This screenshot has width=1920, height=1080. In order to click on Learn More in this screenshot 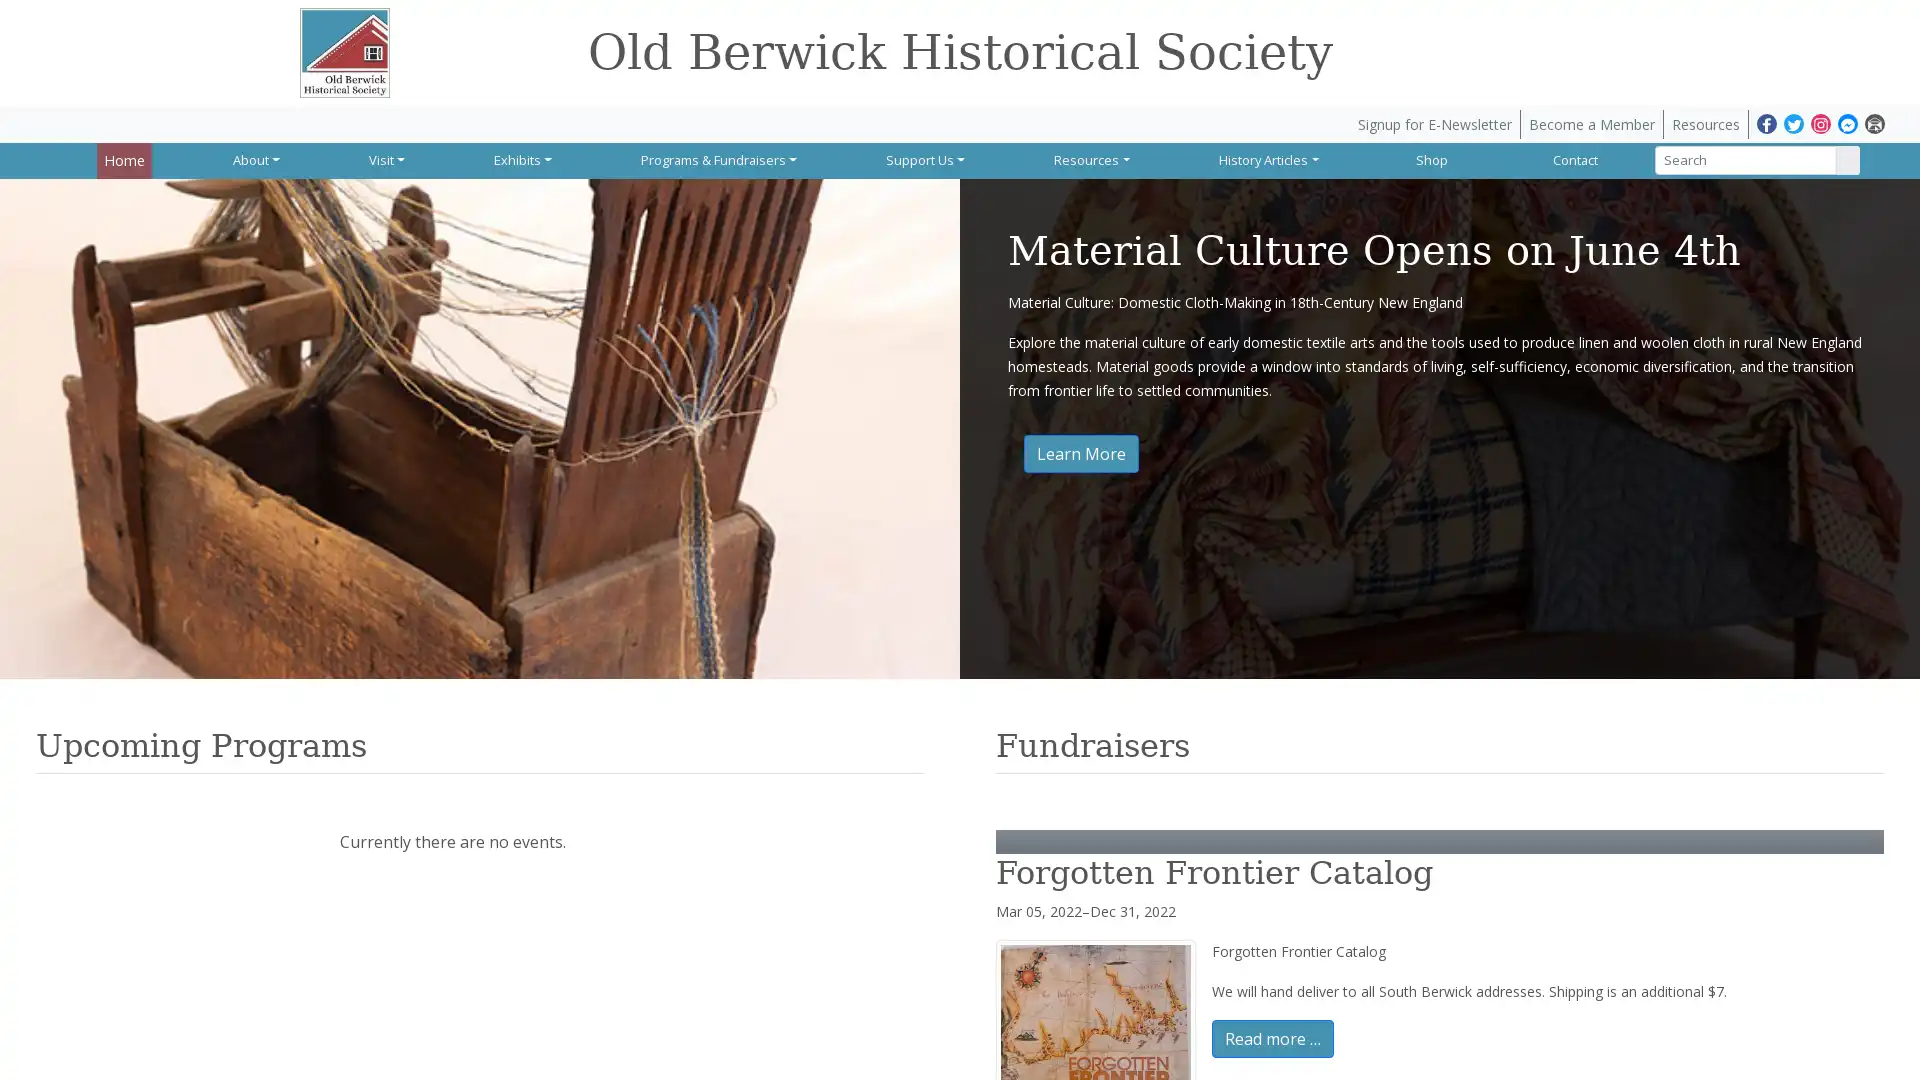, I will do `click(1080, 452)`.